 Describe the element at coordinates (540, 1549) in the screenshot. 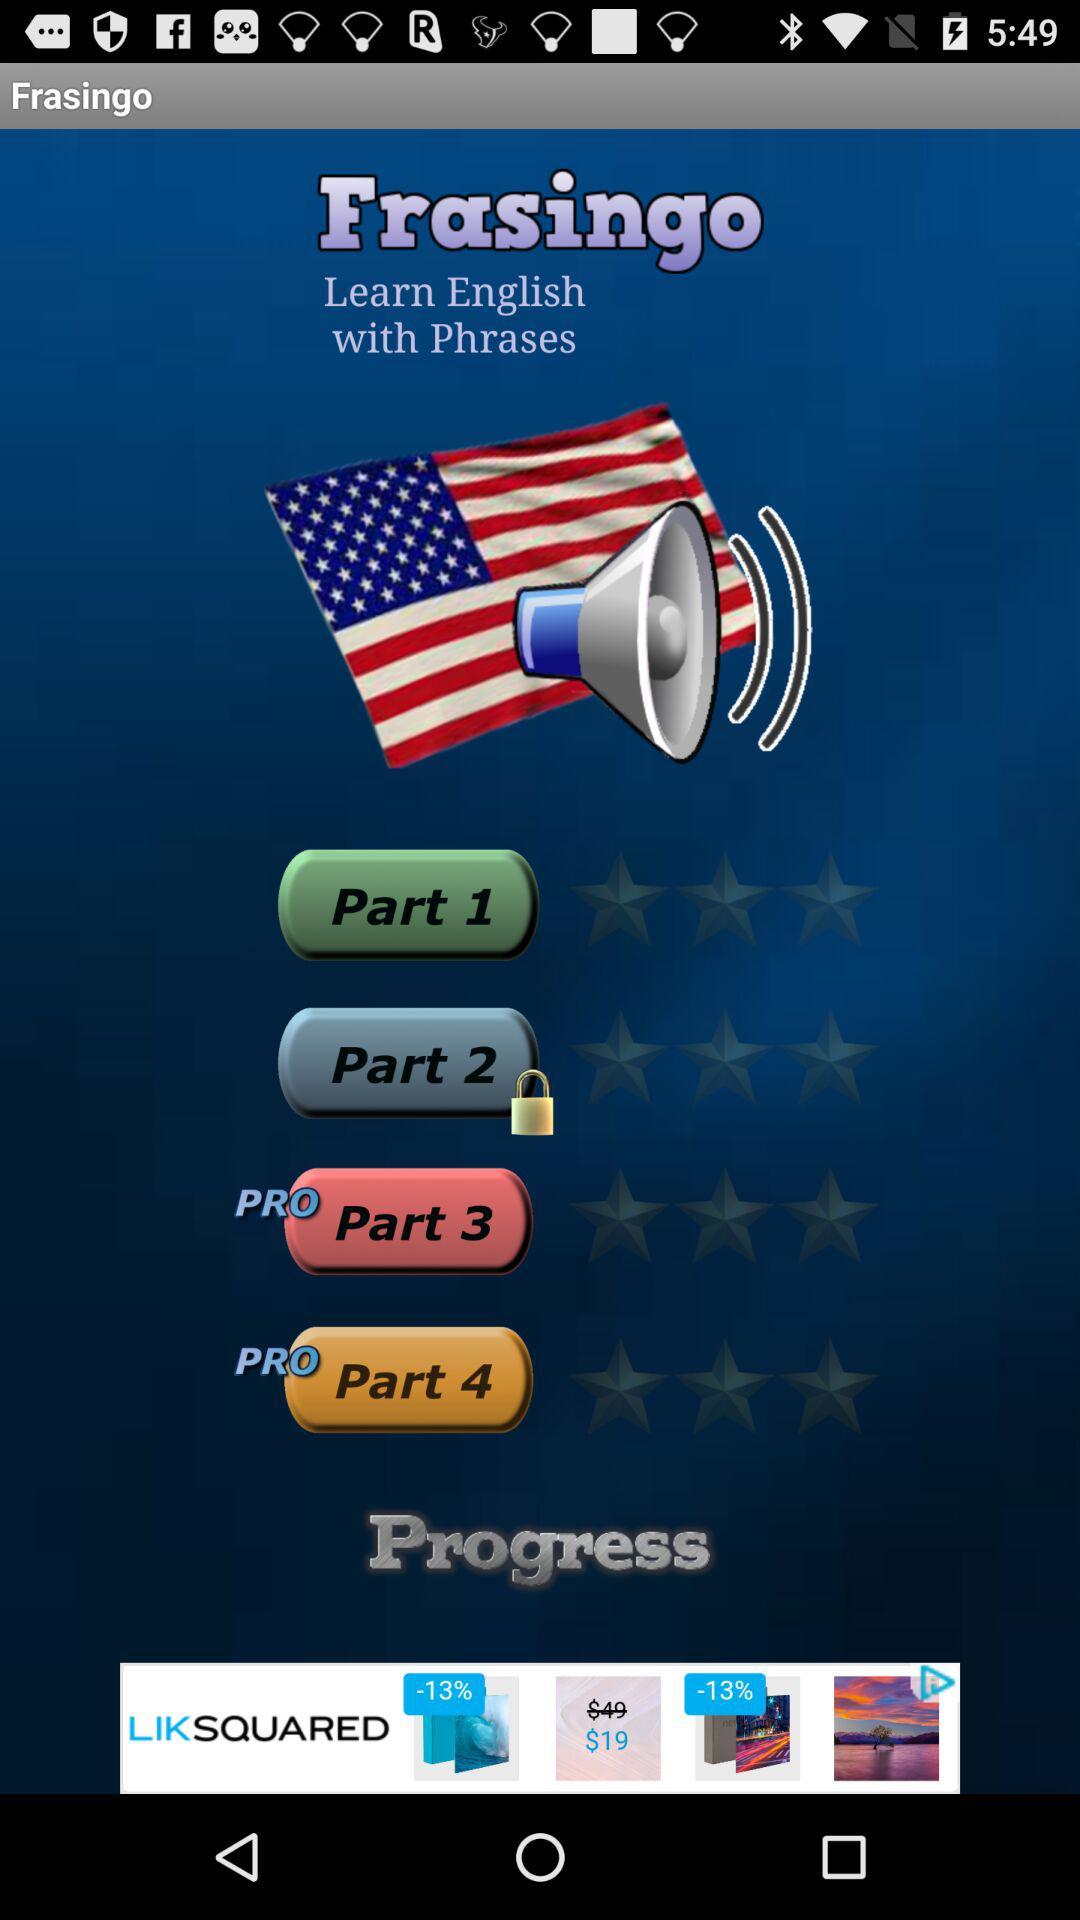

I see `progress` at that location.